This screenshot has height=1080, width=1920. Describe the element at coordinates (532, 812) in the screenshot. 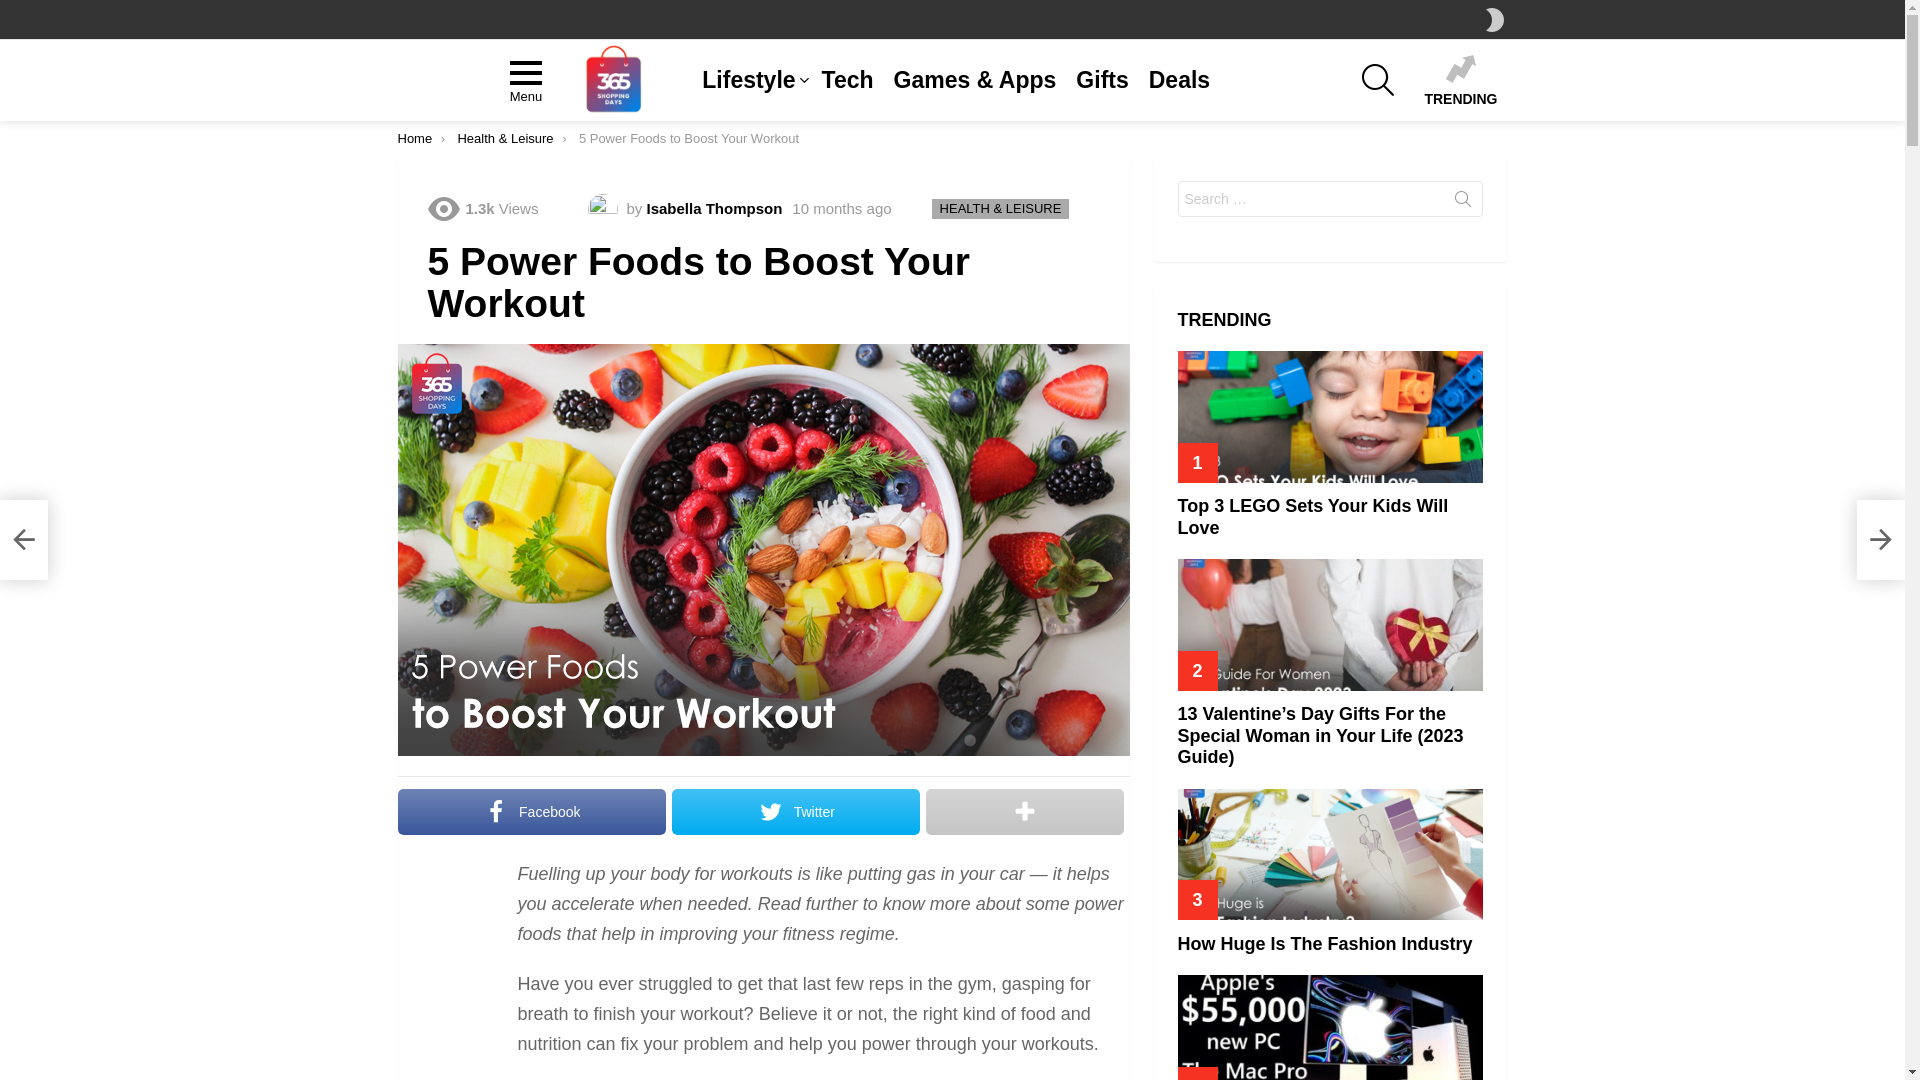

I see `'Facebook'` at that location.